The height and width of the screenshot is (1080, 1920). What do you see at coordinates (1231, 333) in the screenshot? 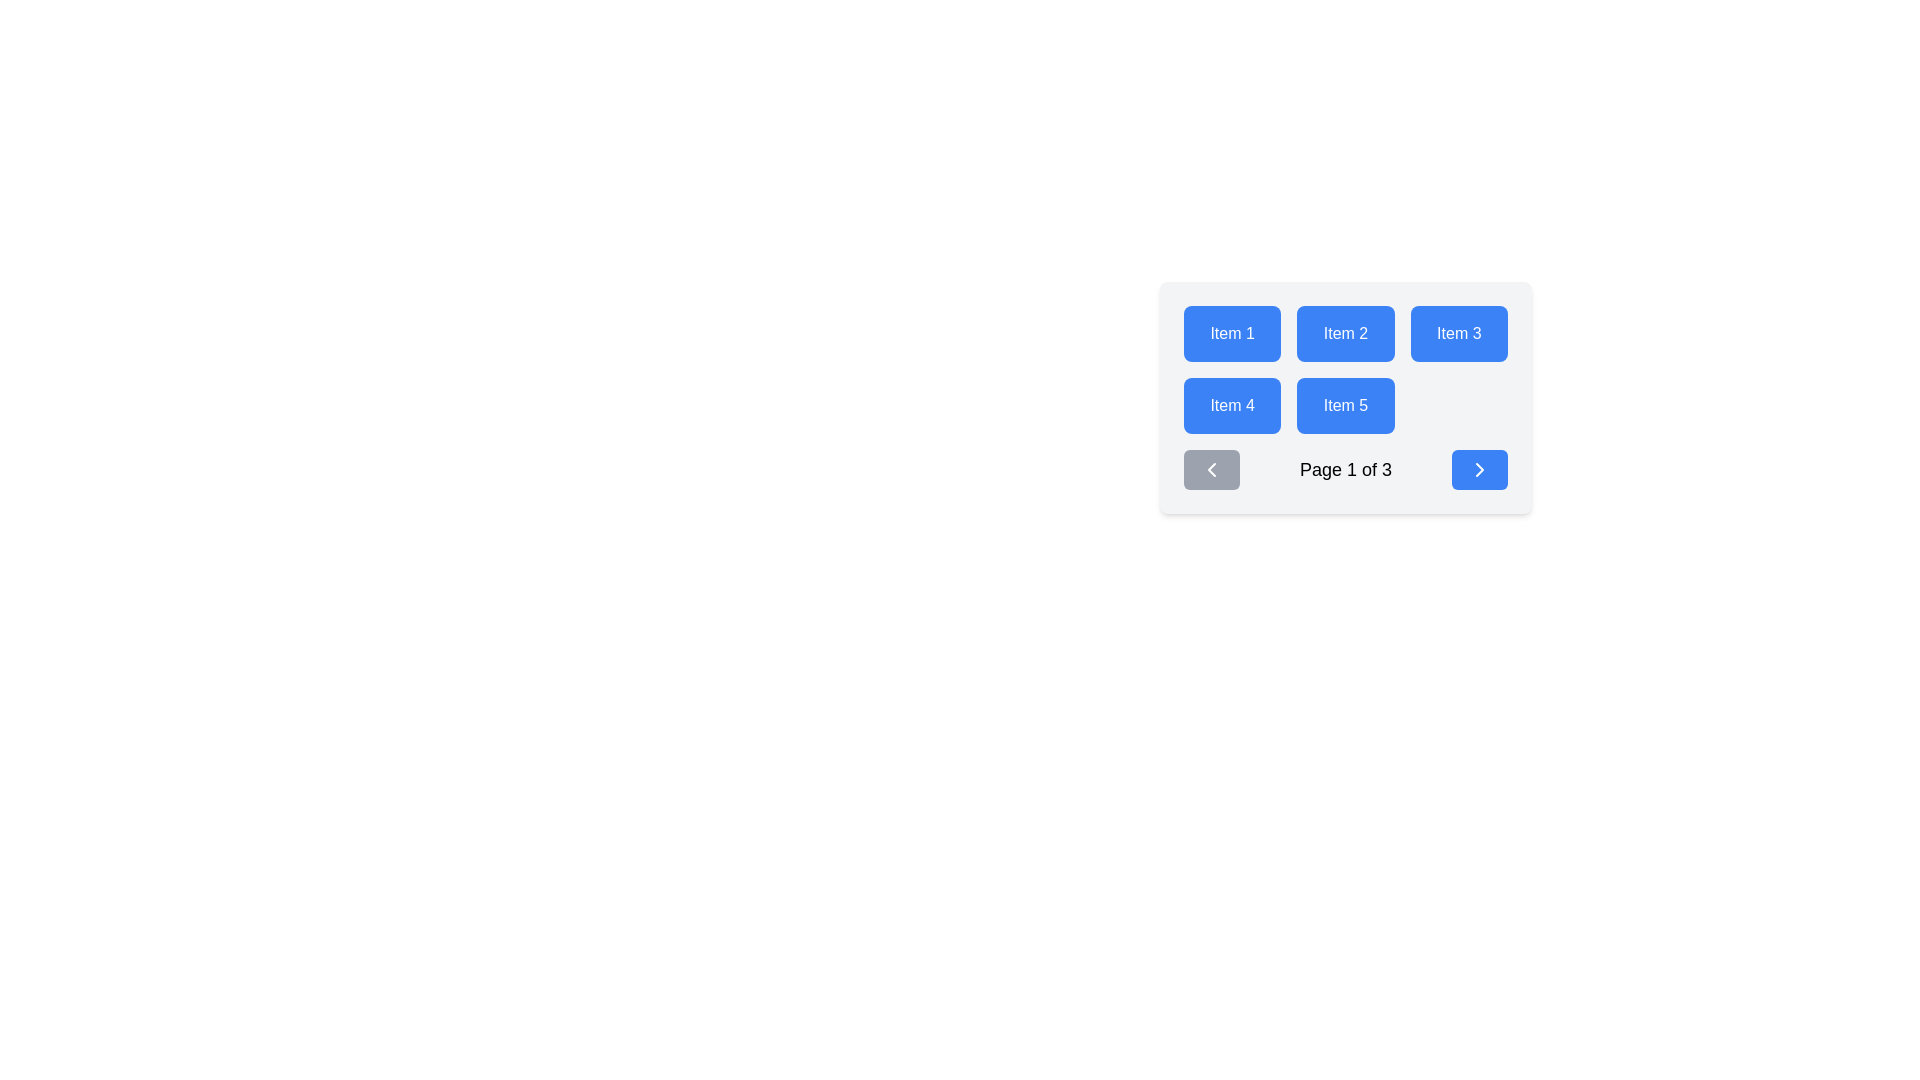
I see `the first static label or grid item located in the top-left corner of the grid in the upper-right section of the interface` at bounding box center [1231, 333].